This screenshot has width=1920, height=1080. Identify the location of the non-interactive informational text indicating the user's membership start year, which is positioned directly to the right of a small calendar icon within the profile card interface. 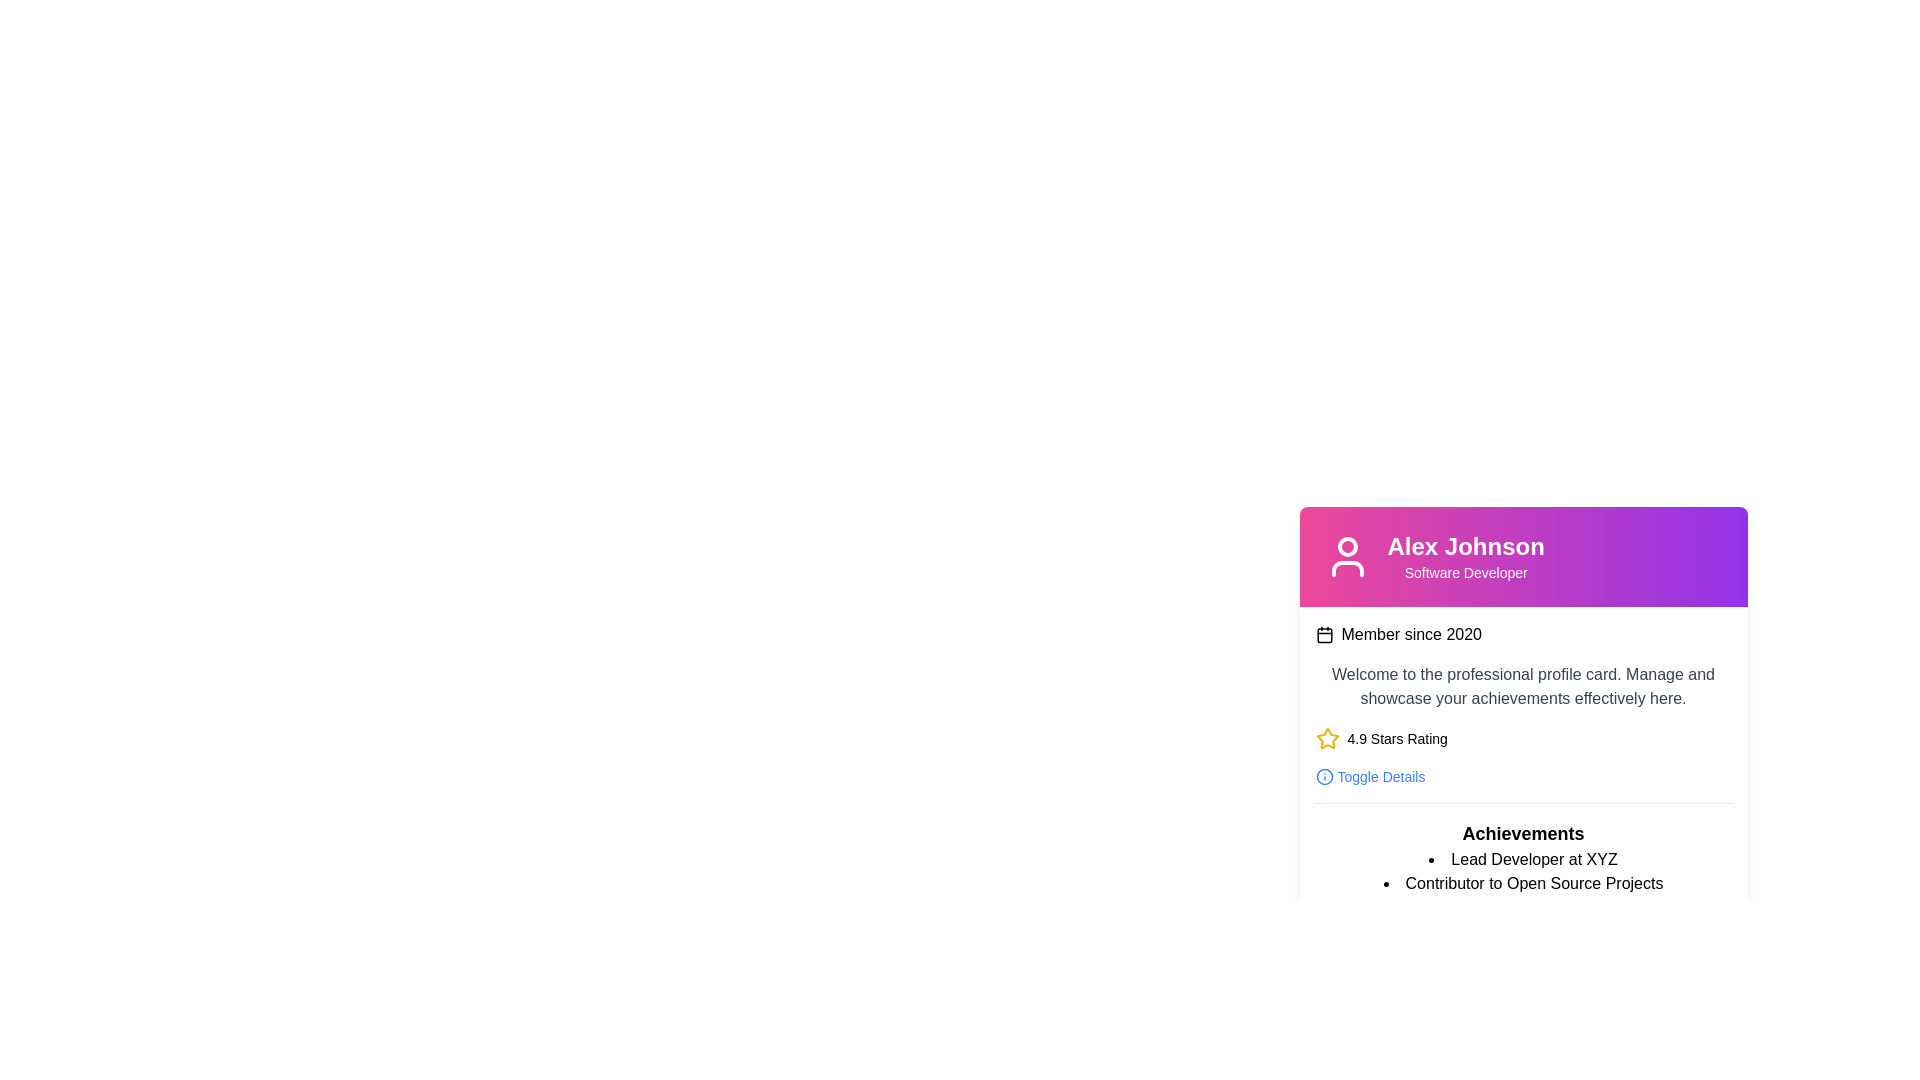
(1410, 635).